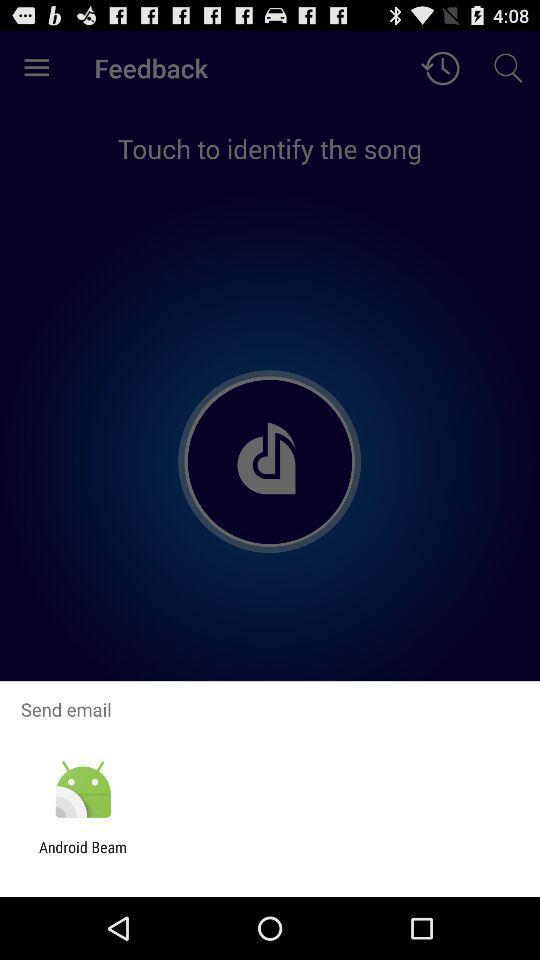  Describe the element at coordinates (82, 855) in the screenshot. I see `the android beam` at that location.